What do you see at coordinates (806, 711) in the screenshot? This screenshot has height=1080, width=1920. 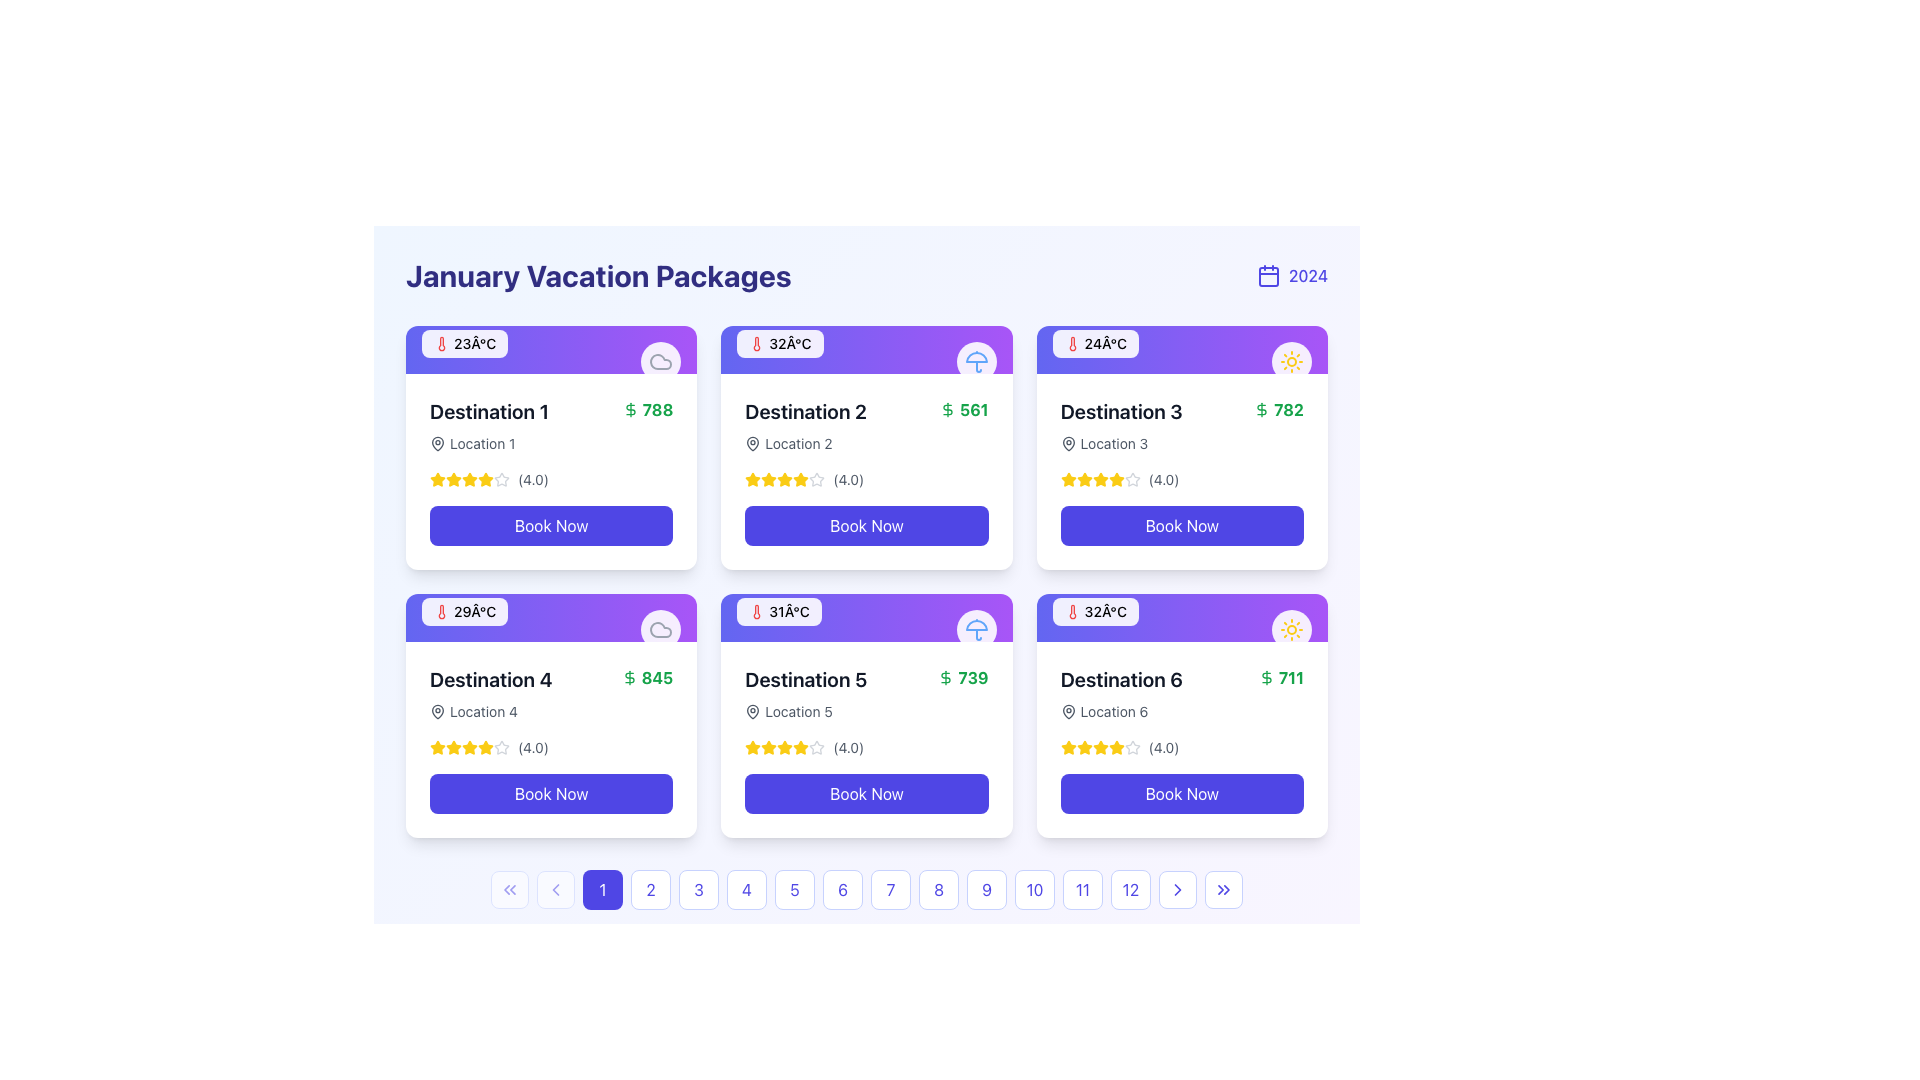 I see `the text label 'Location 5' with the location marker icon, which is positioned below the title 'Destination 5' and above the star rating section in the lower section of the card` at bounding box center [806, 711].